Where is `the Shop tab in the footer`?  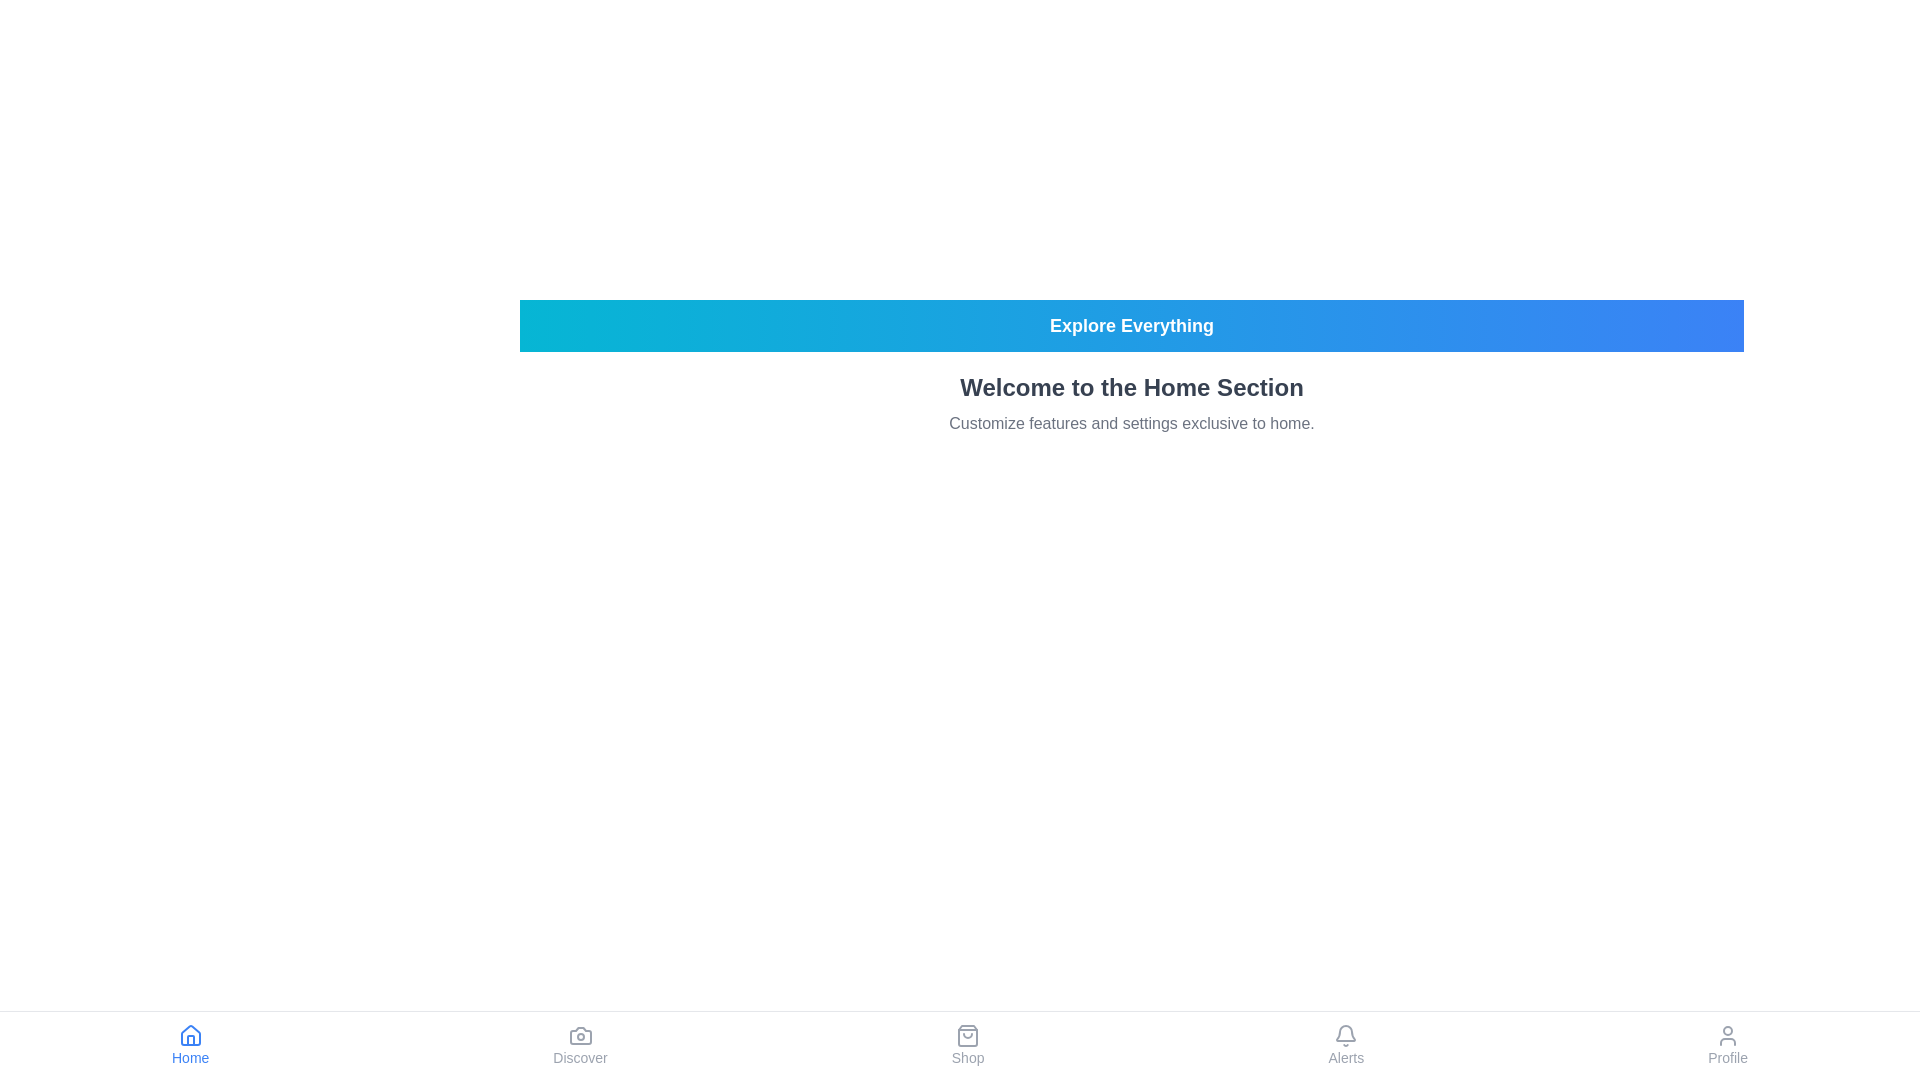 the Shop tab in the footer is located at coordinates (968, 1044).